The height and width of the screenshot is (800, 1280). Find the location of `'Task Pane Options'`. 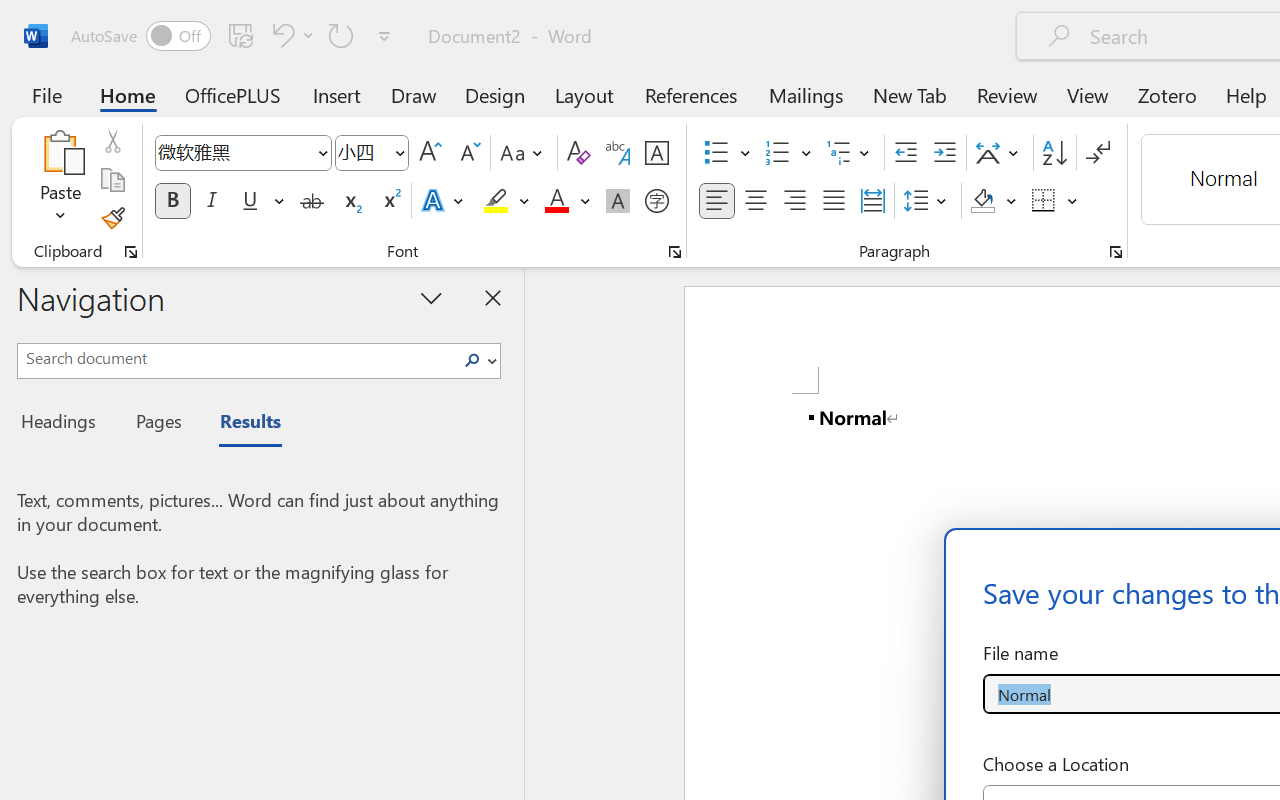

'Task Pane Options' is located at coordinates (431, 297).